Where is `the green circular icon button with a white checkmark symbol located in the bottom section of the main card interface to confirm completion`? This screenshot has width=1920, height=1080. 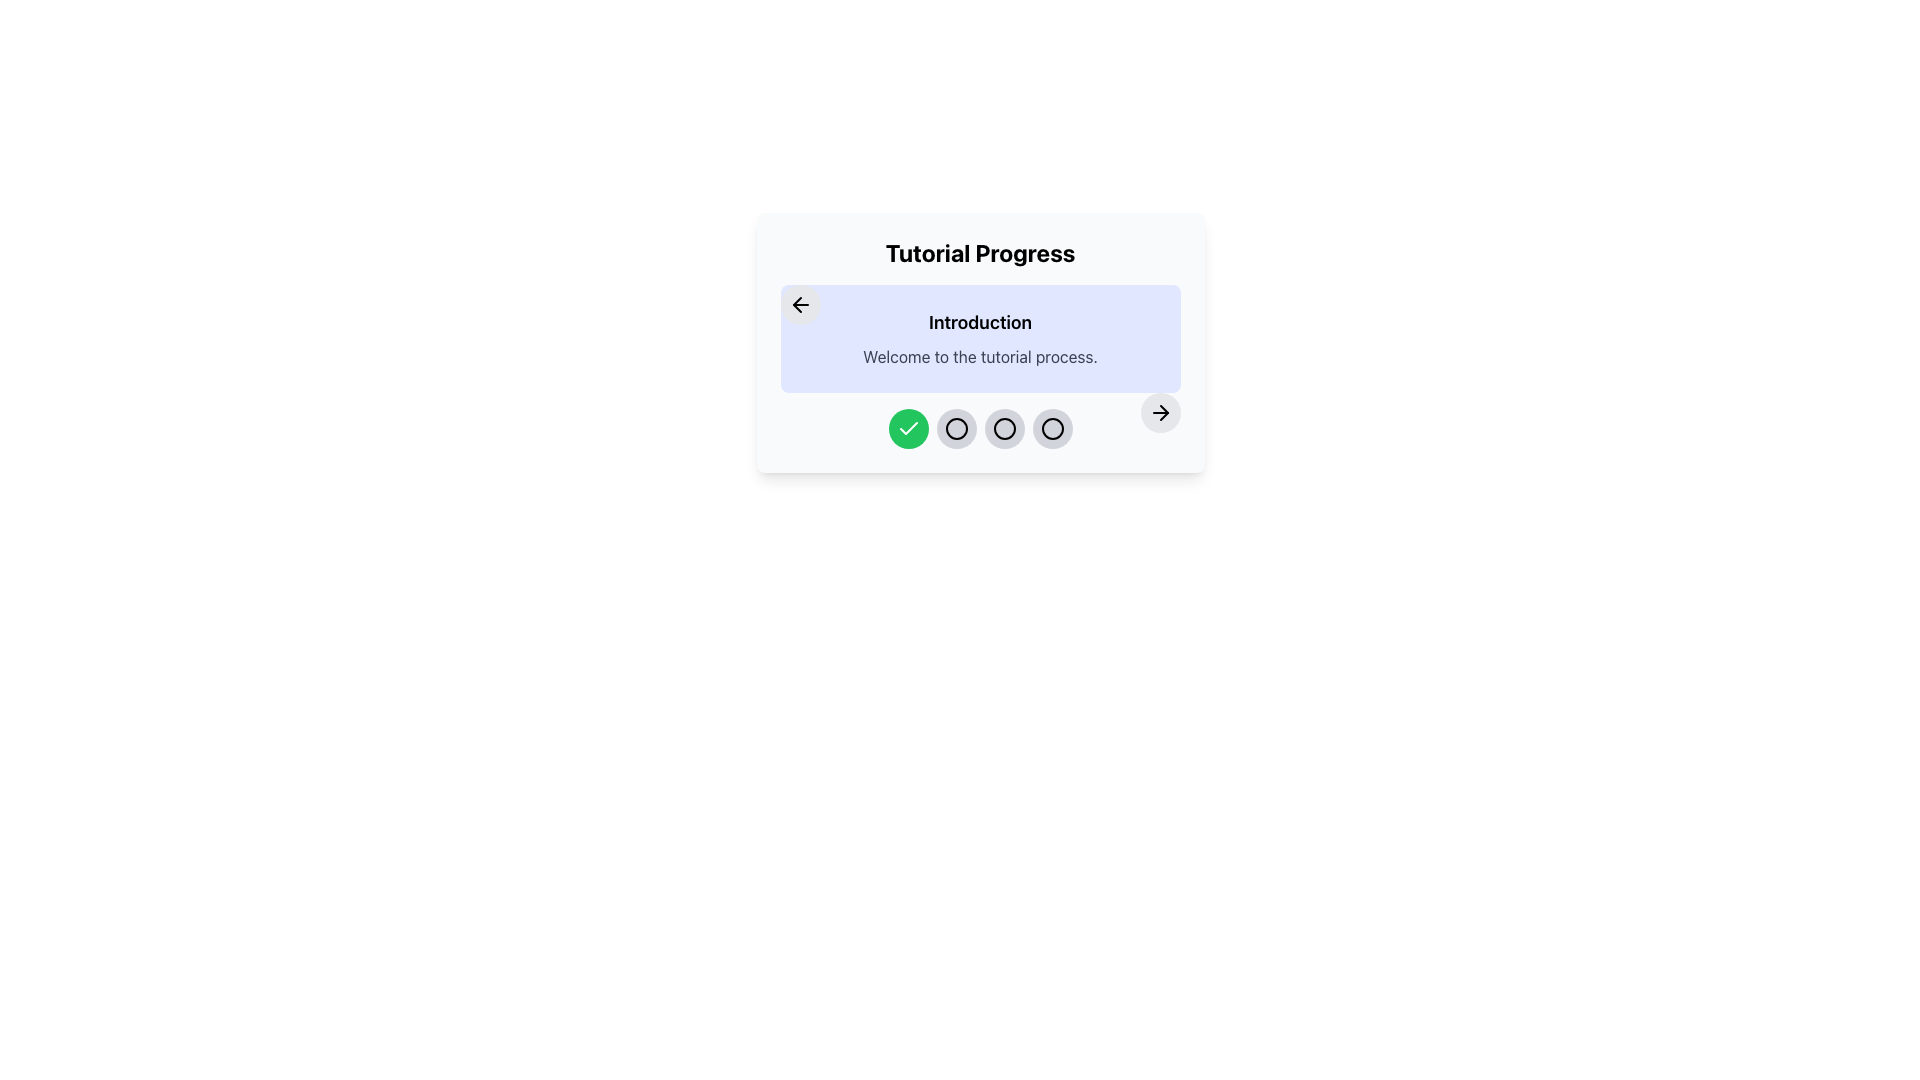
the green circular icon button with a white checkmark symbol located in the bottom section of the main card interface to confirm completion is located at coordinates (907, 427).